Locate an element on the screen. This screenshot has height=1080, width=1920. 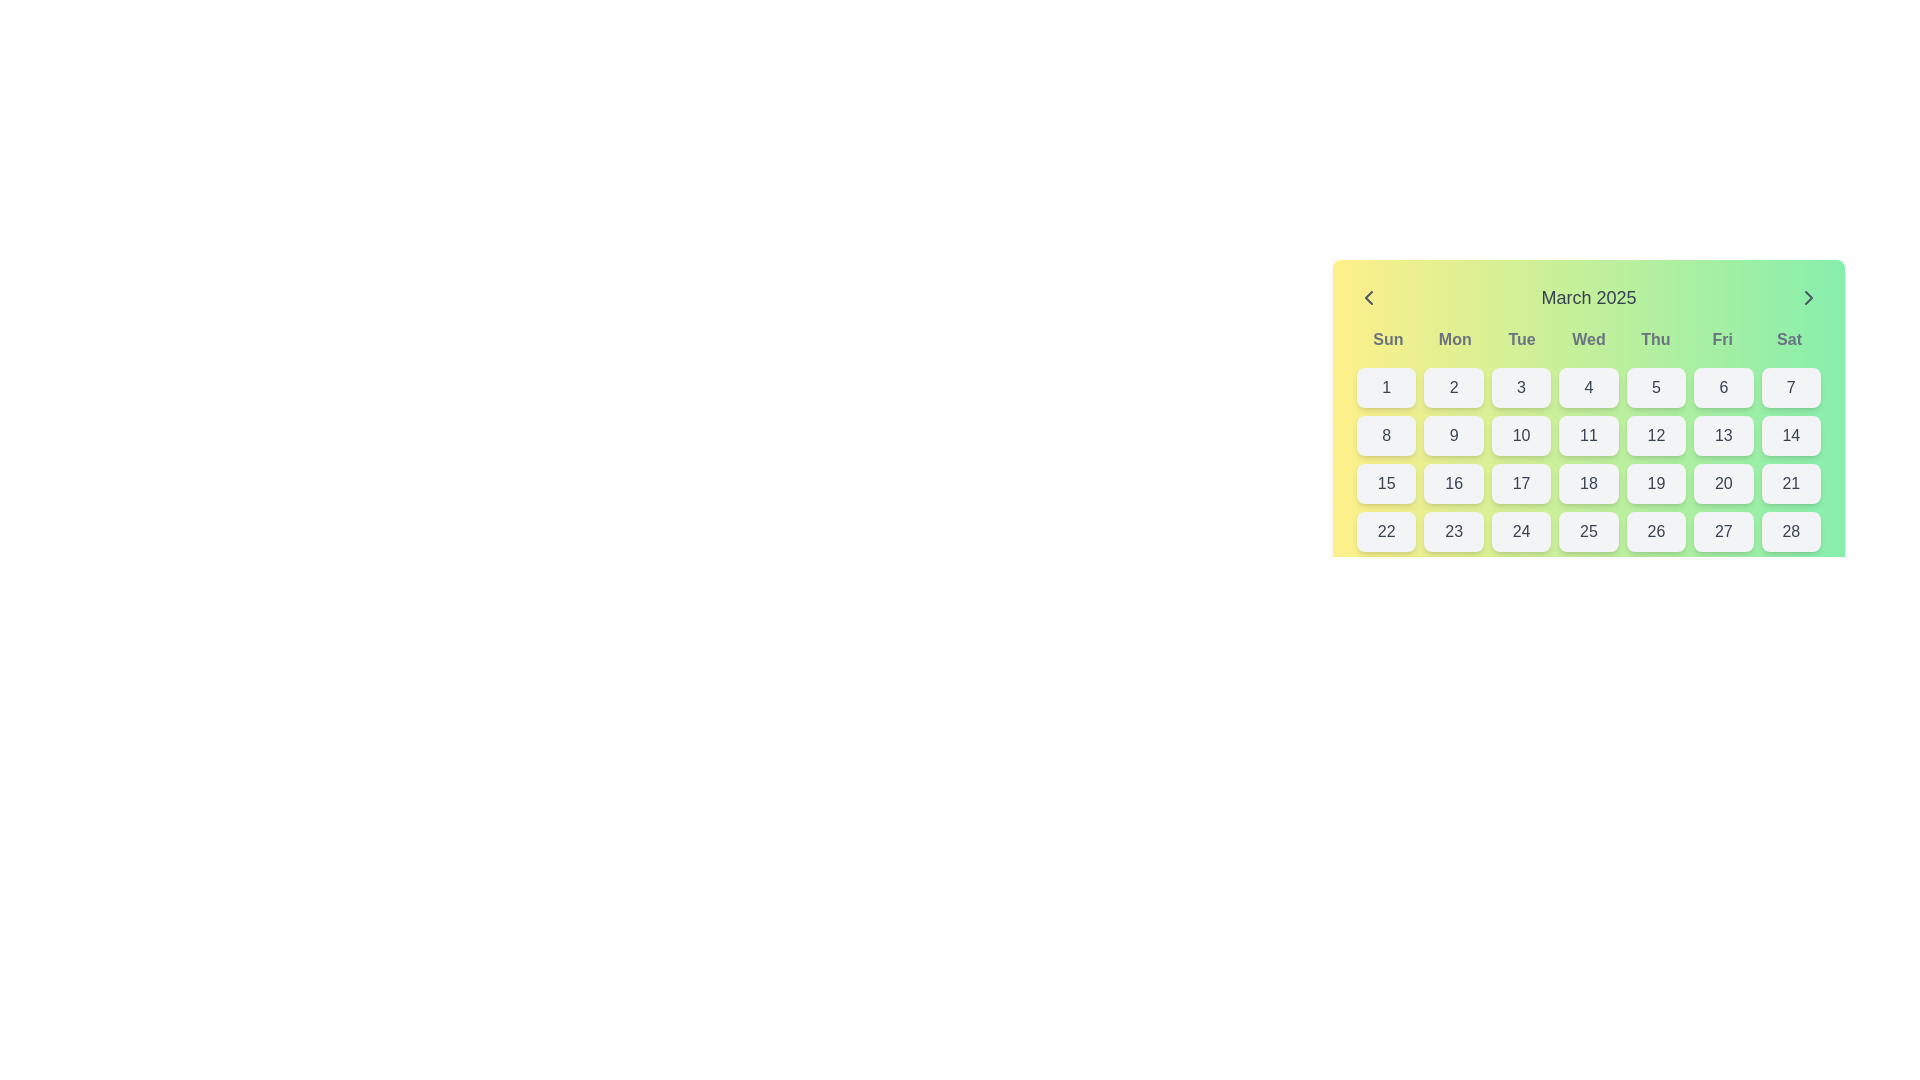
the rounded rectangular button labeled '11' in the second row and fourth column of the calendar layout to trigger hover effects is located at coordinates (1587, 434).